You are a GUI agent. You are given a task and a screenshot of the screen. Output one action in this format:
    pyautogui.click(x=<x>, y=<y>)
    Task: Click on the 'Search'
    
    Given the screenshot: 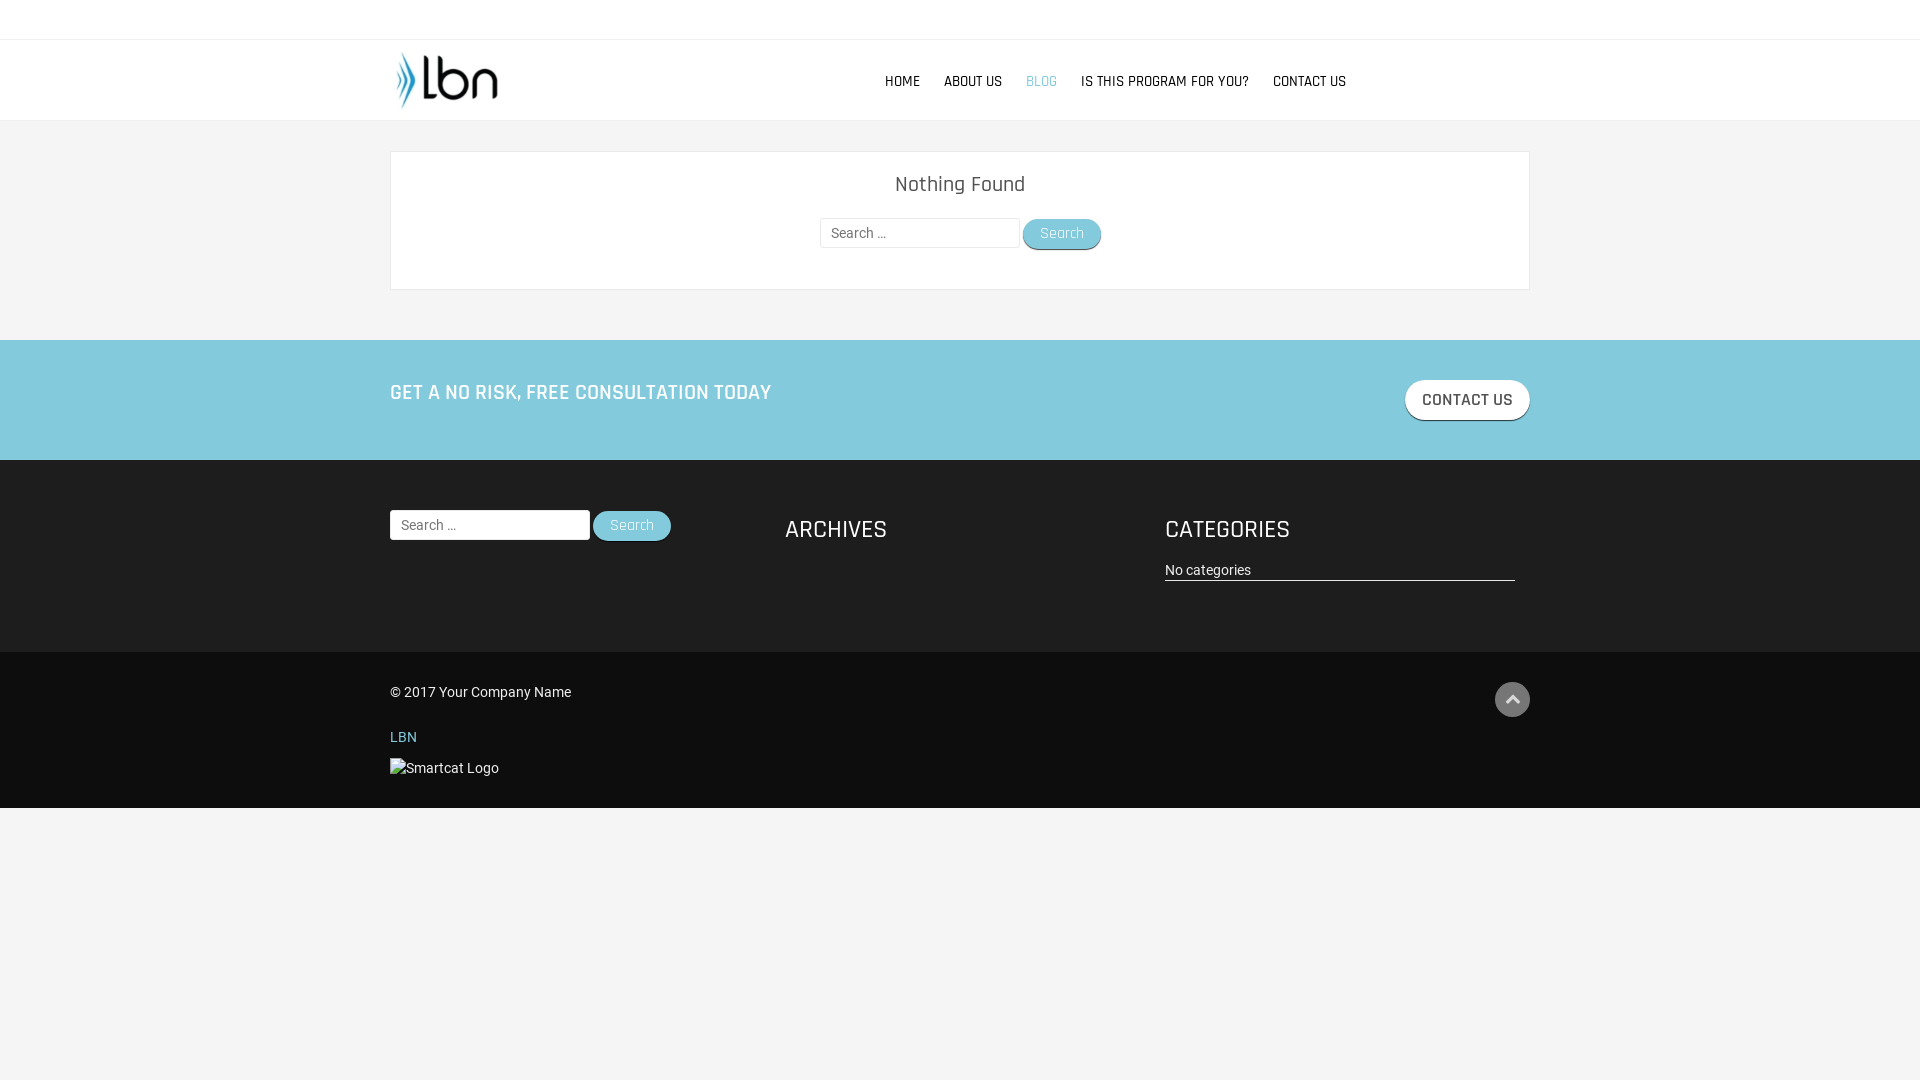 What is the action you would take?
    pyautogui.click(x=1059, y=233)
    